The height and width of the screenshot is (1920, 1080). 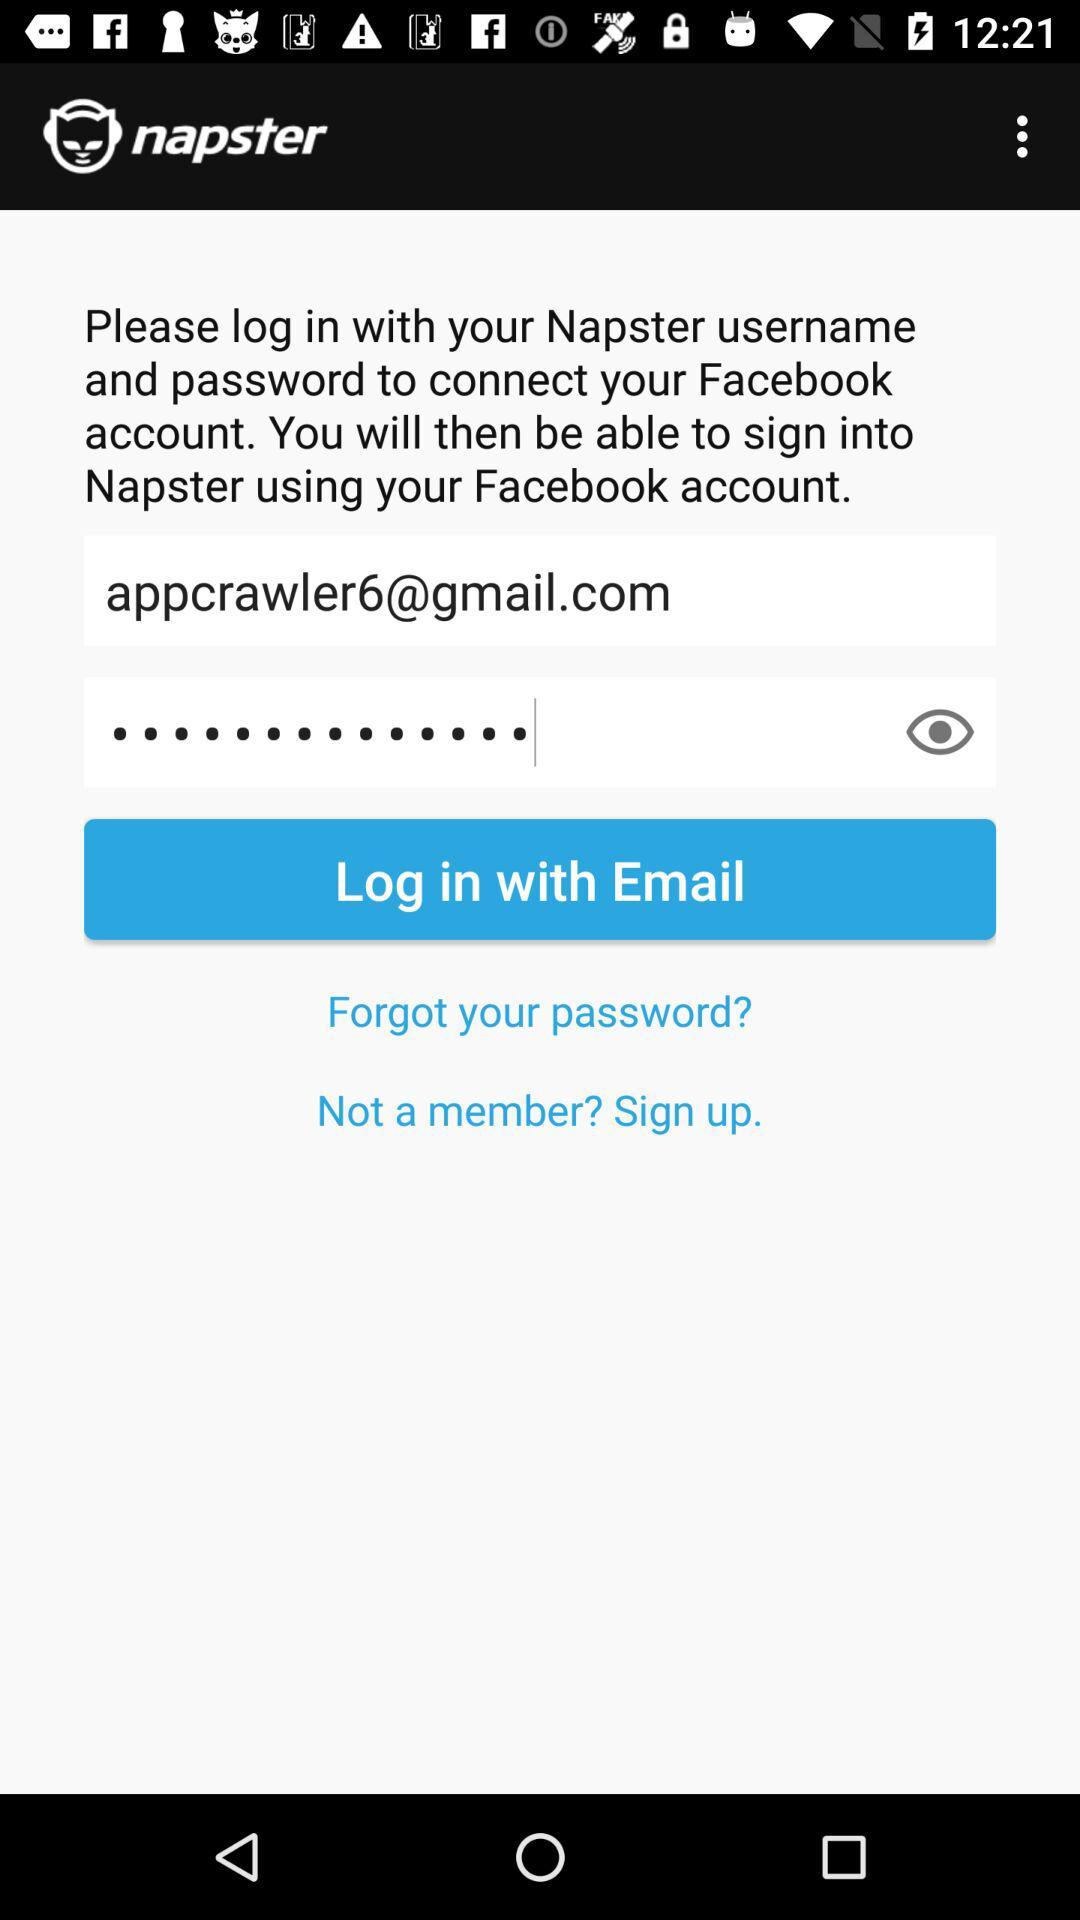 What do you see at coordinates (540, 589) in the screenshot?
I see `appcrawler6@gmail.com item` at bounding box center [540, 589].